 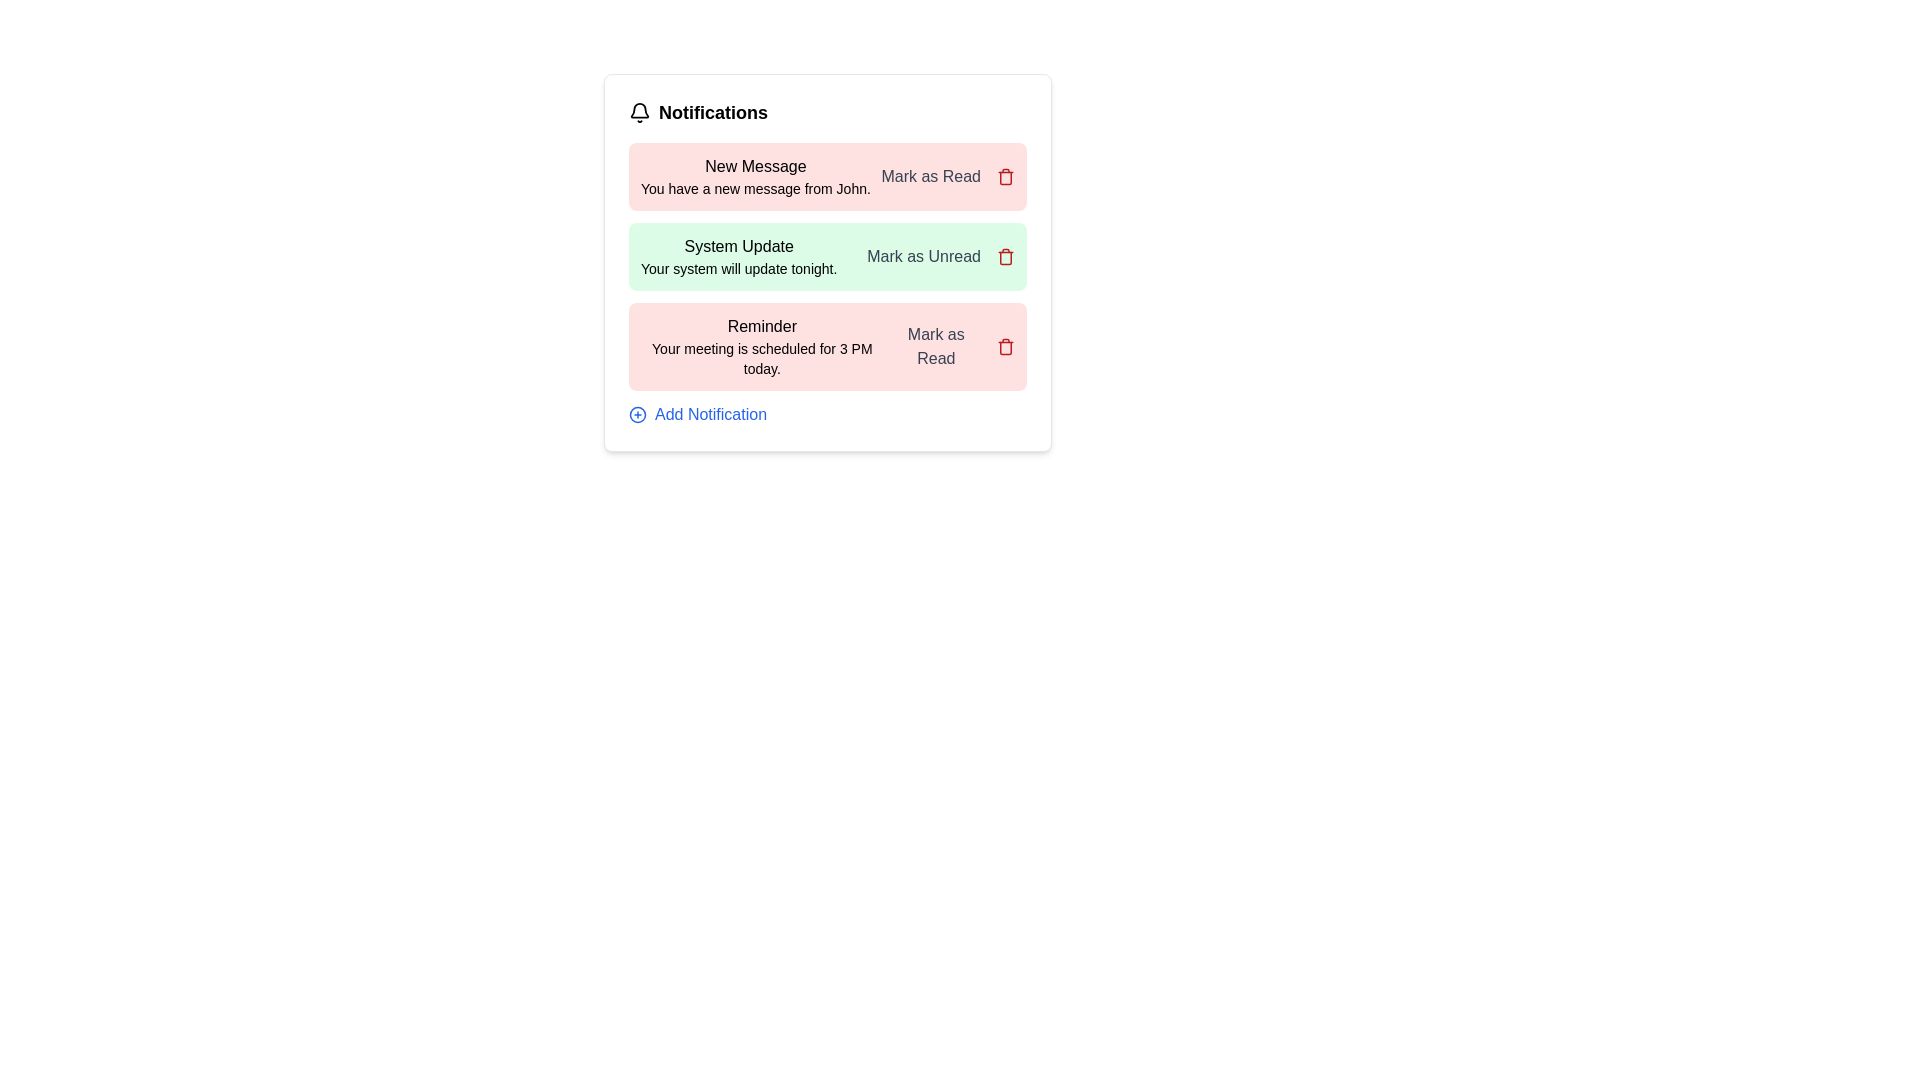 I want to click on the notification list header, so click(x=828, y=112).